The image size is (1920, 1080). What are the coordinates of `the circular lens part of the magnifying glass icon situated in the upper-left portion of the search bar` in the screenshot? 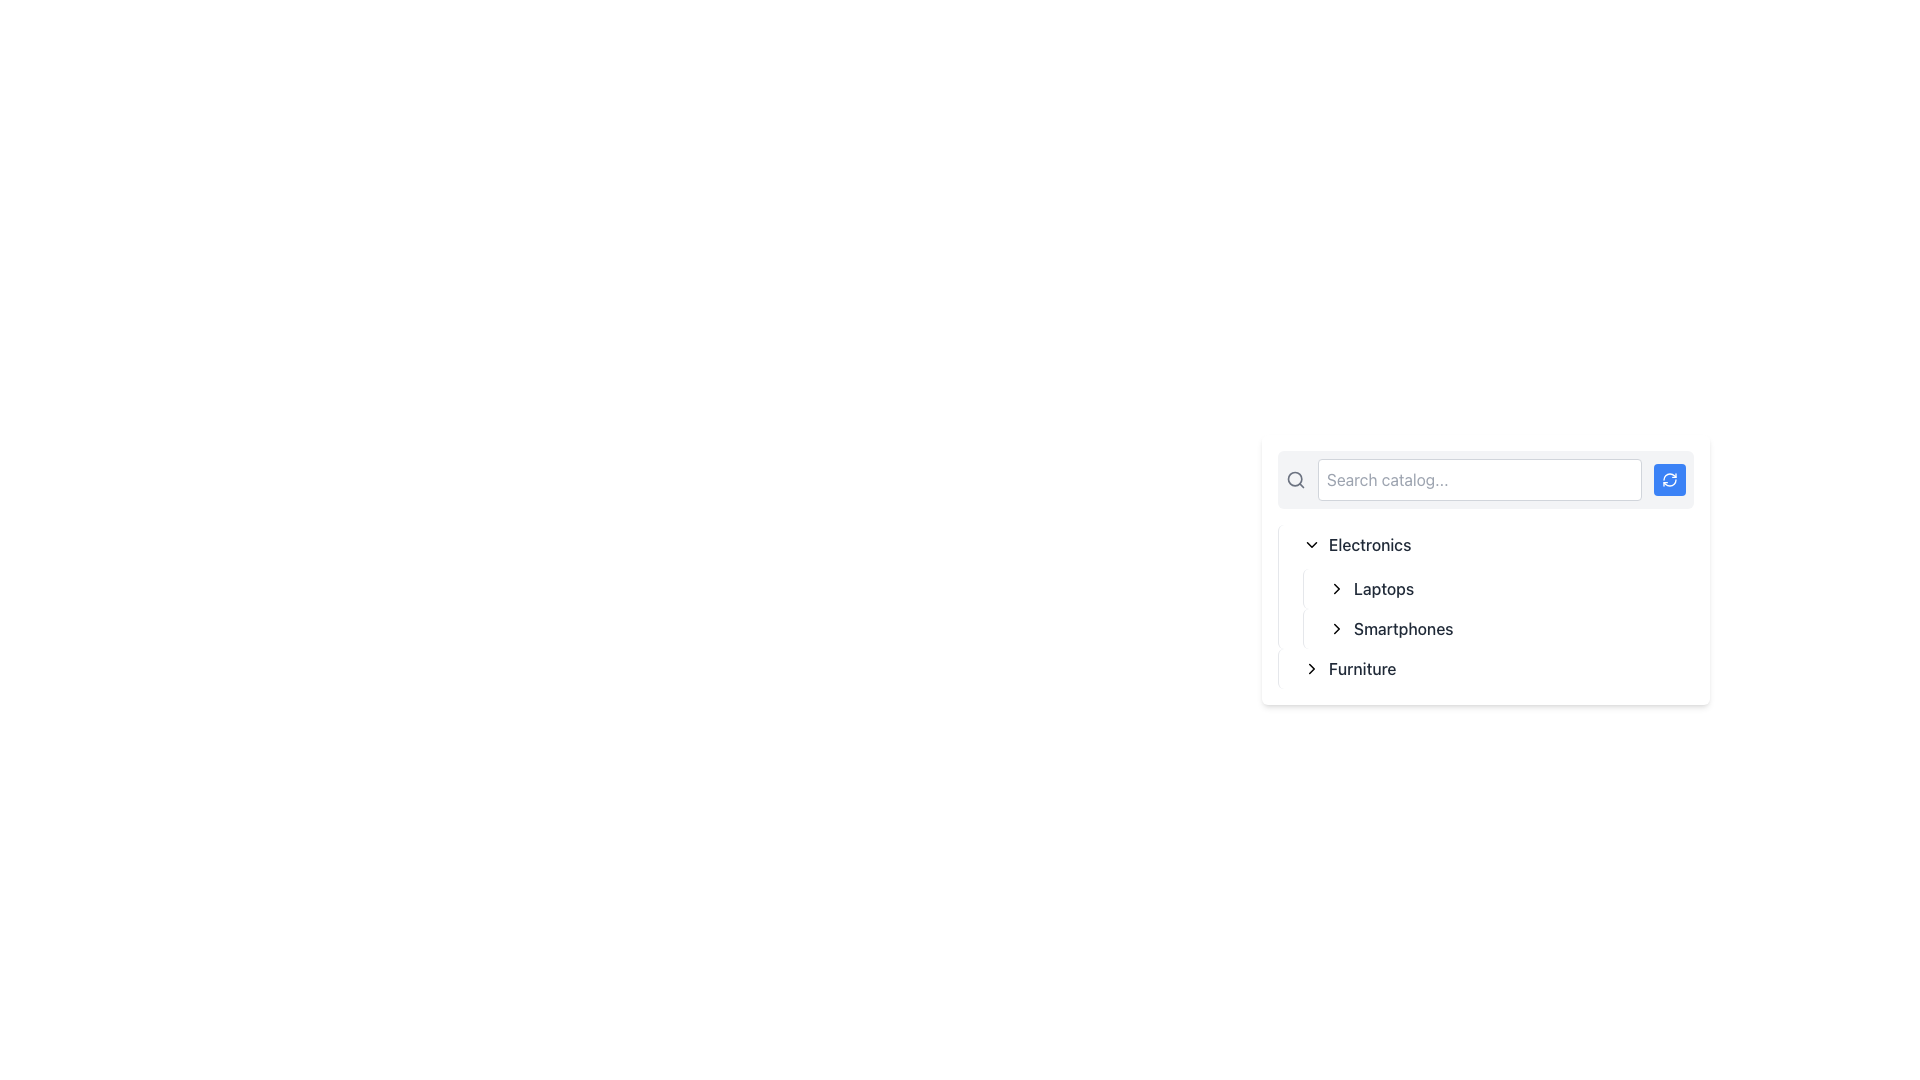 It's located at (1295, 479).